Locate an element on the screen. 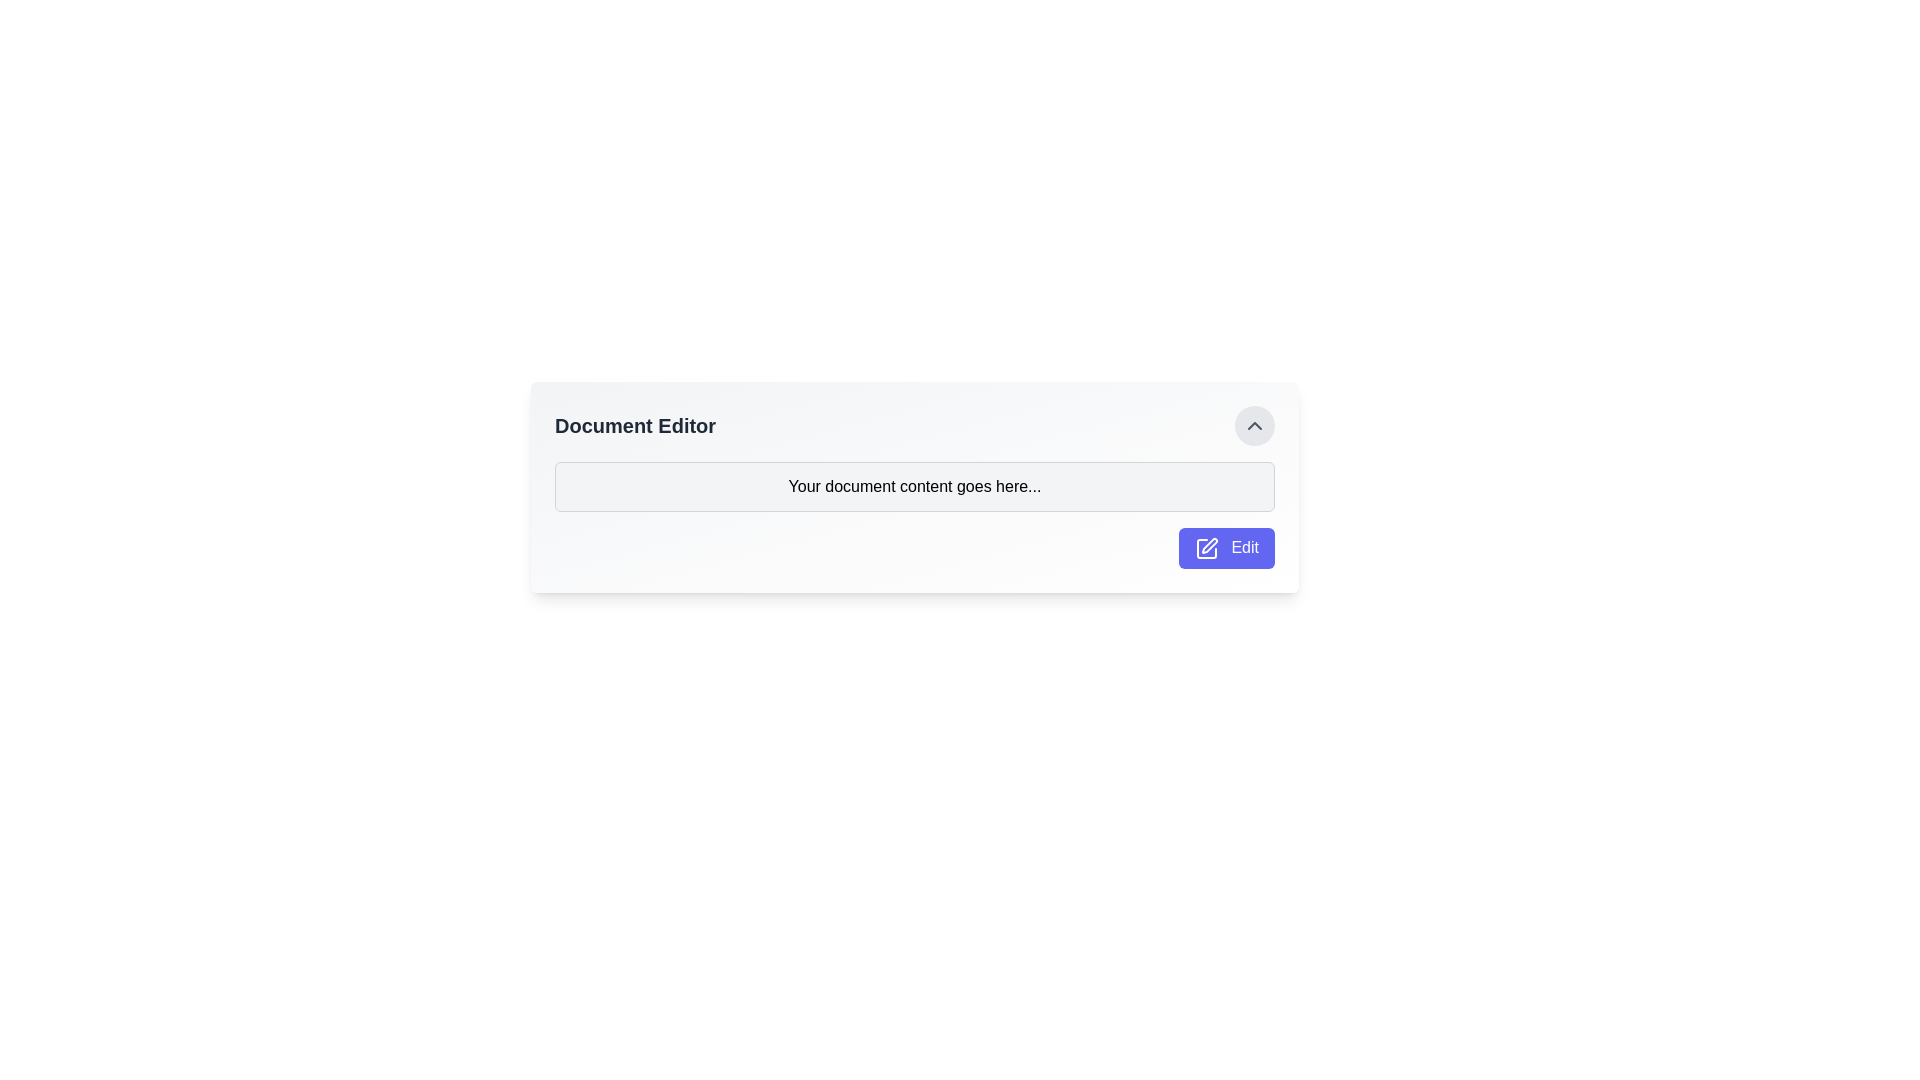  the vector graphic resembling a pen icon located next to the Edit button in the document editor interface is located at coordinates (1208, 545).